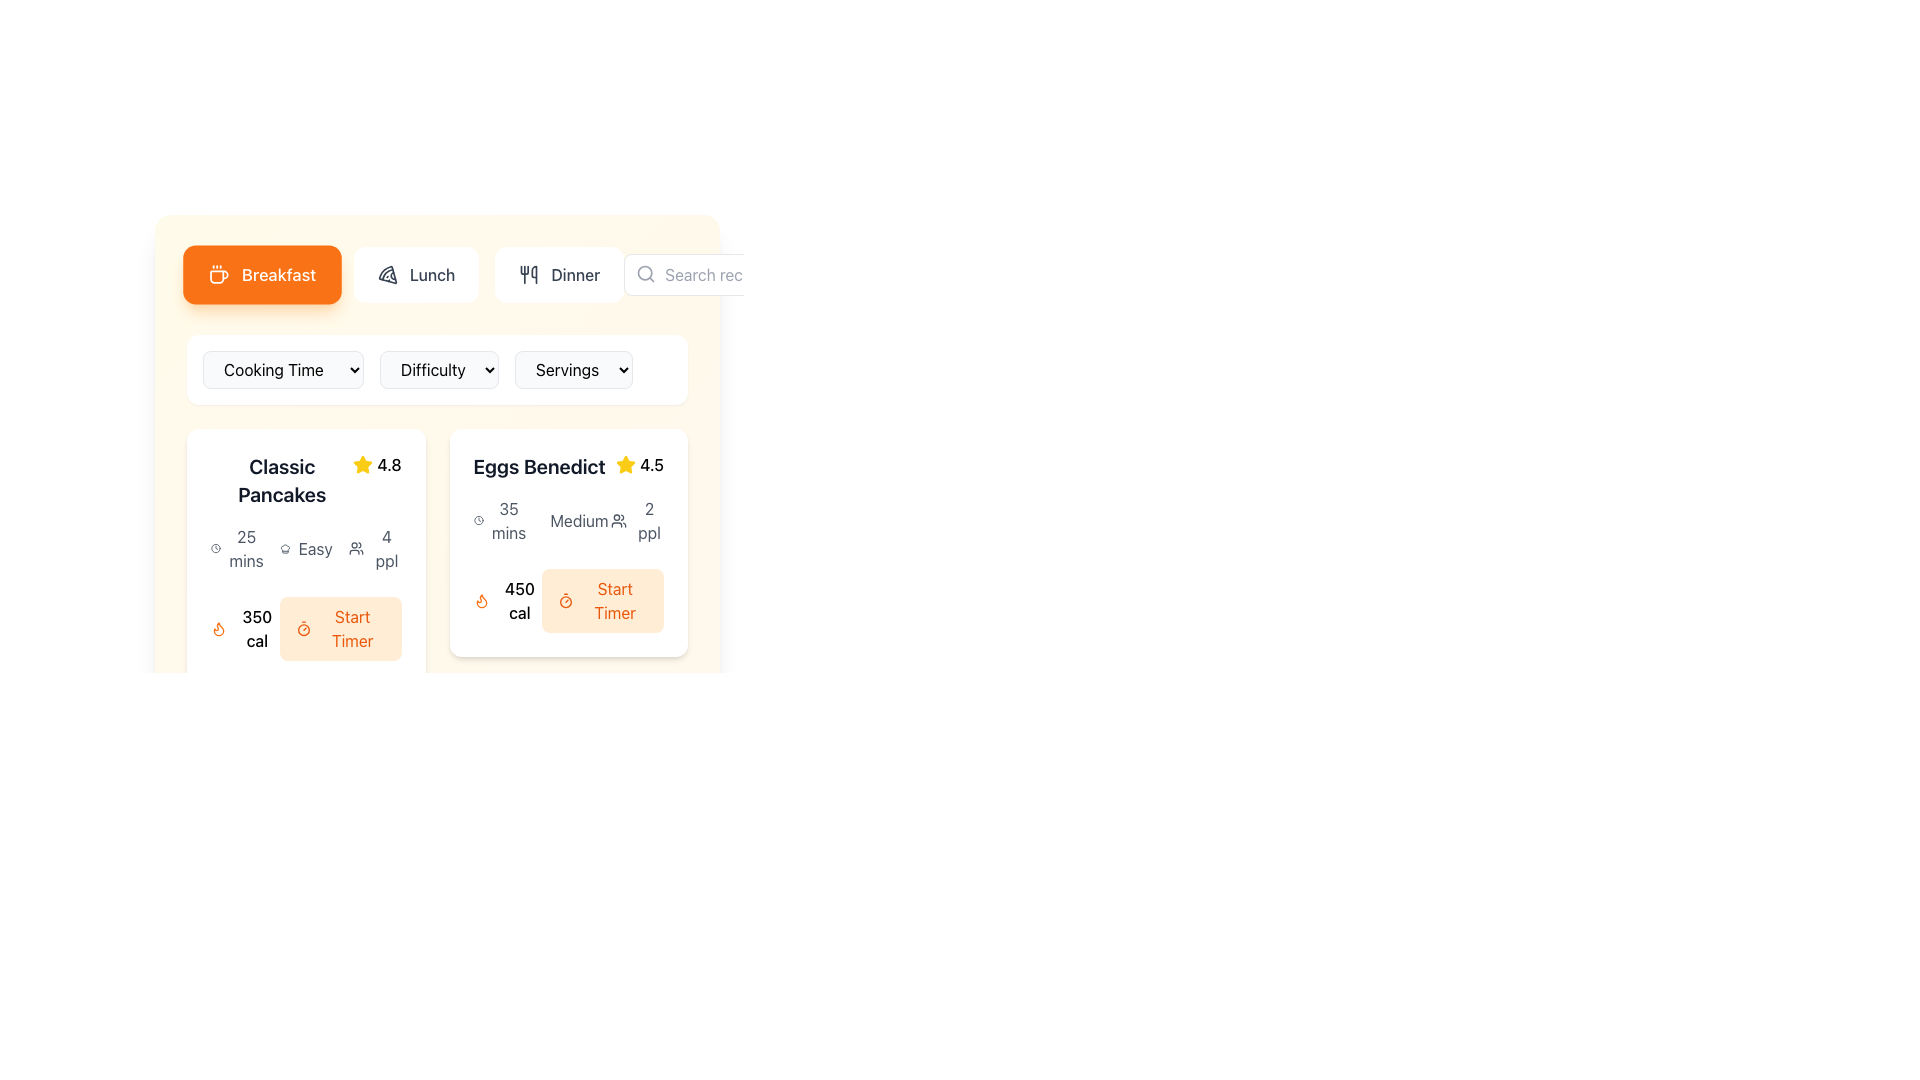 The height and width of the screenshot is (1080, 1920). What do you see at coordinates (578, 519) in the screenshot?
I see `the text label indicating the difficulty level of the recipe 'Eggs Benedict', located at the bottom of the recipe card` at bounding box center [578, 519].